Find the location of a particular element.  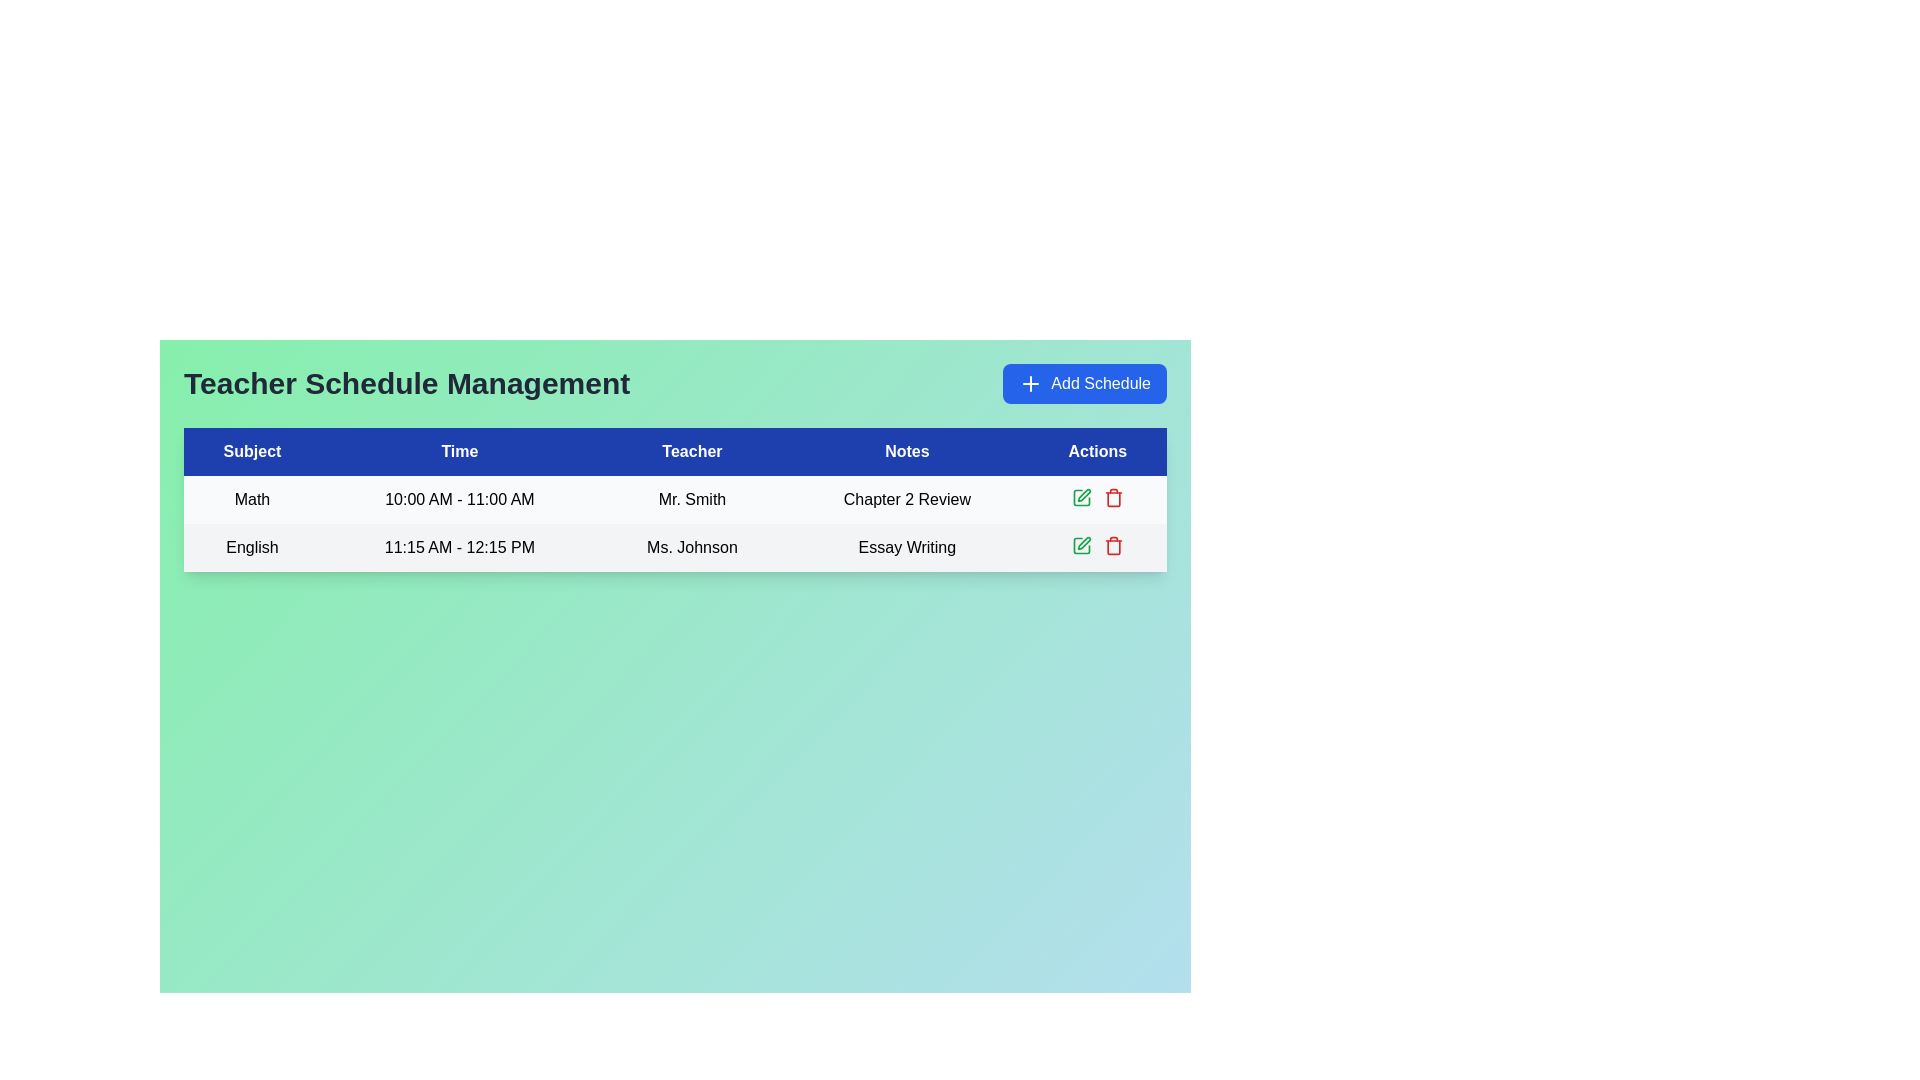

the green pencil icon button in the 'Actions' column of the second row in the 'Teacher Schedule Management' table to initiate editing is located at coordinates (1083, 494).